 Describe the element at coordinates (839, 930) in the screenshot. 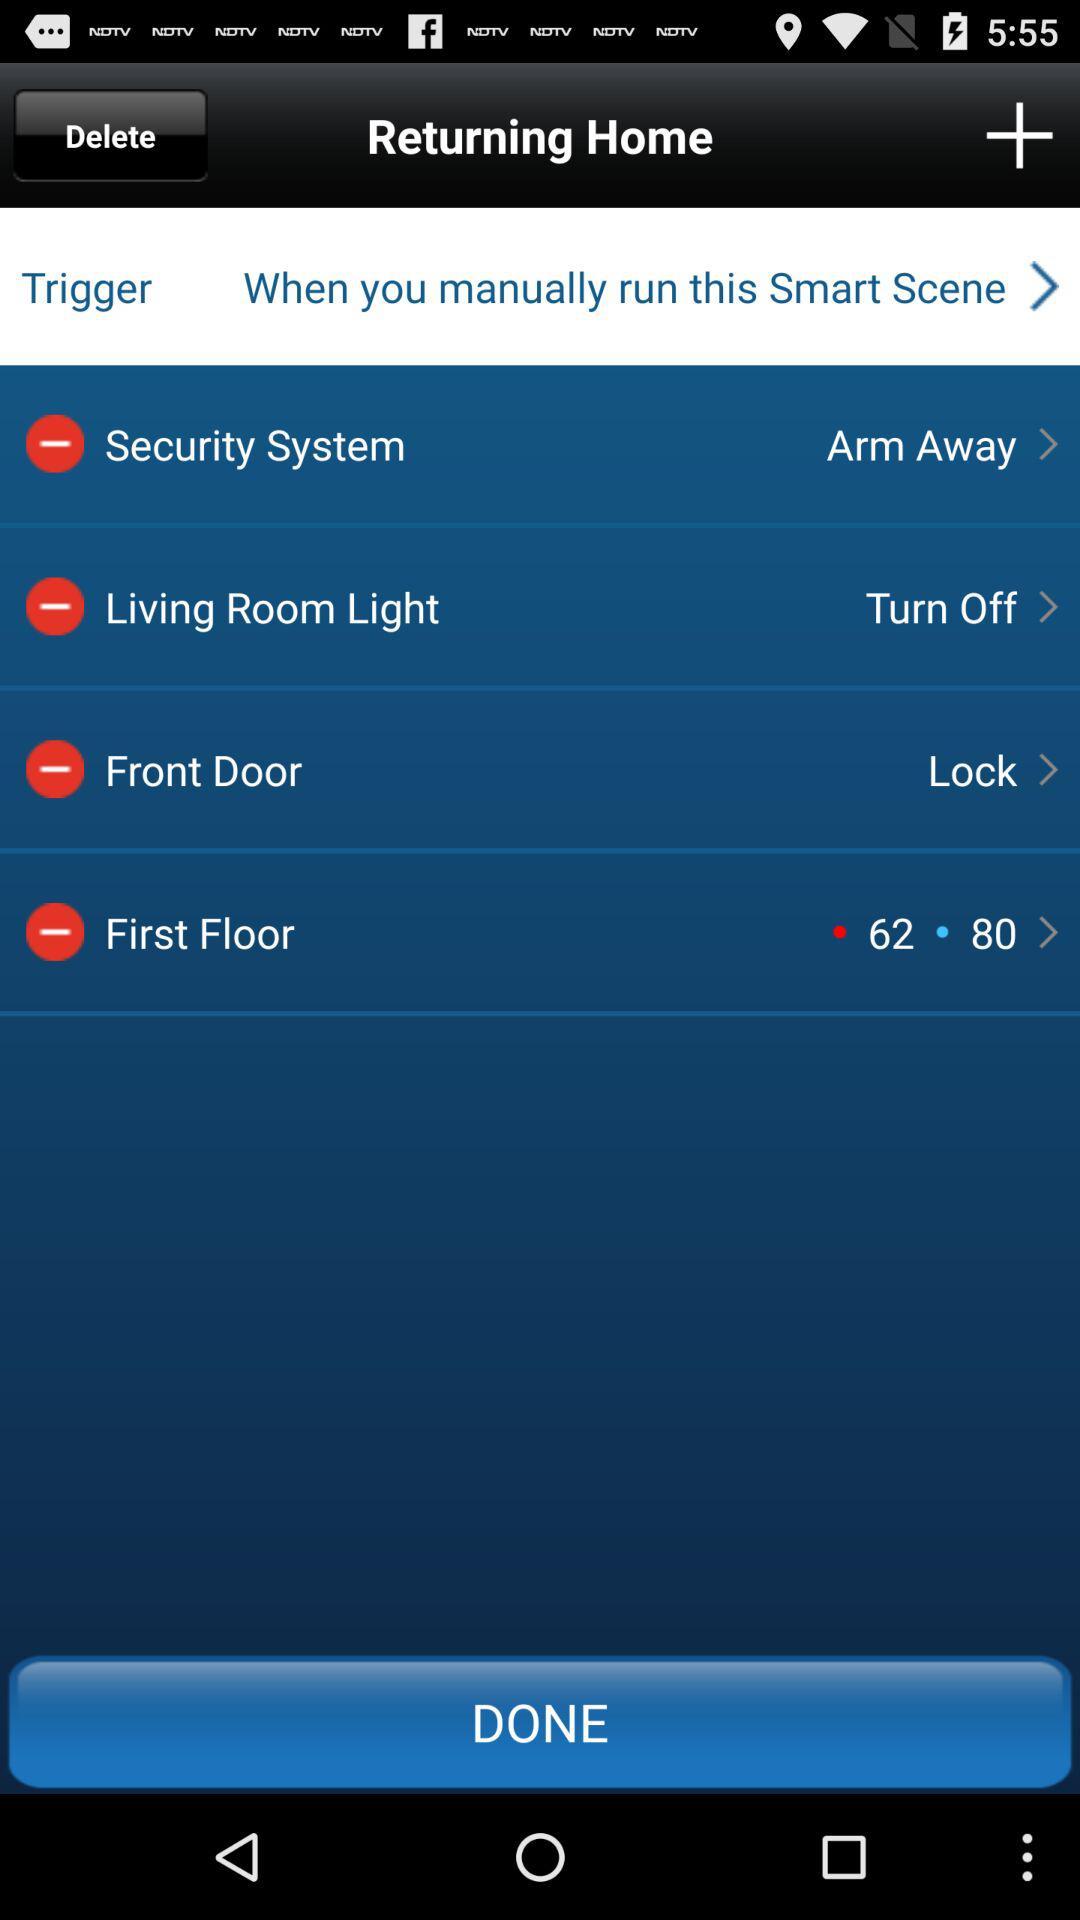

I see `app next to 62` at that location.